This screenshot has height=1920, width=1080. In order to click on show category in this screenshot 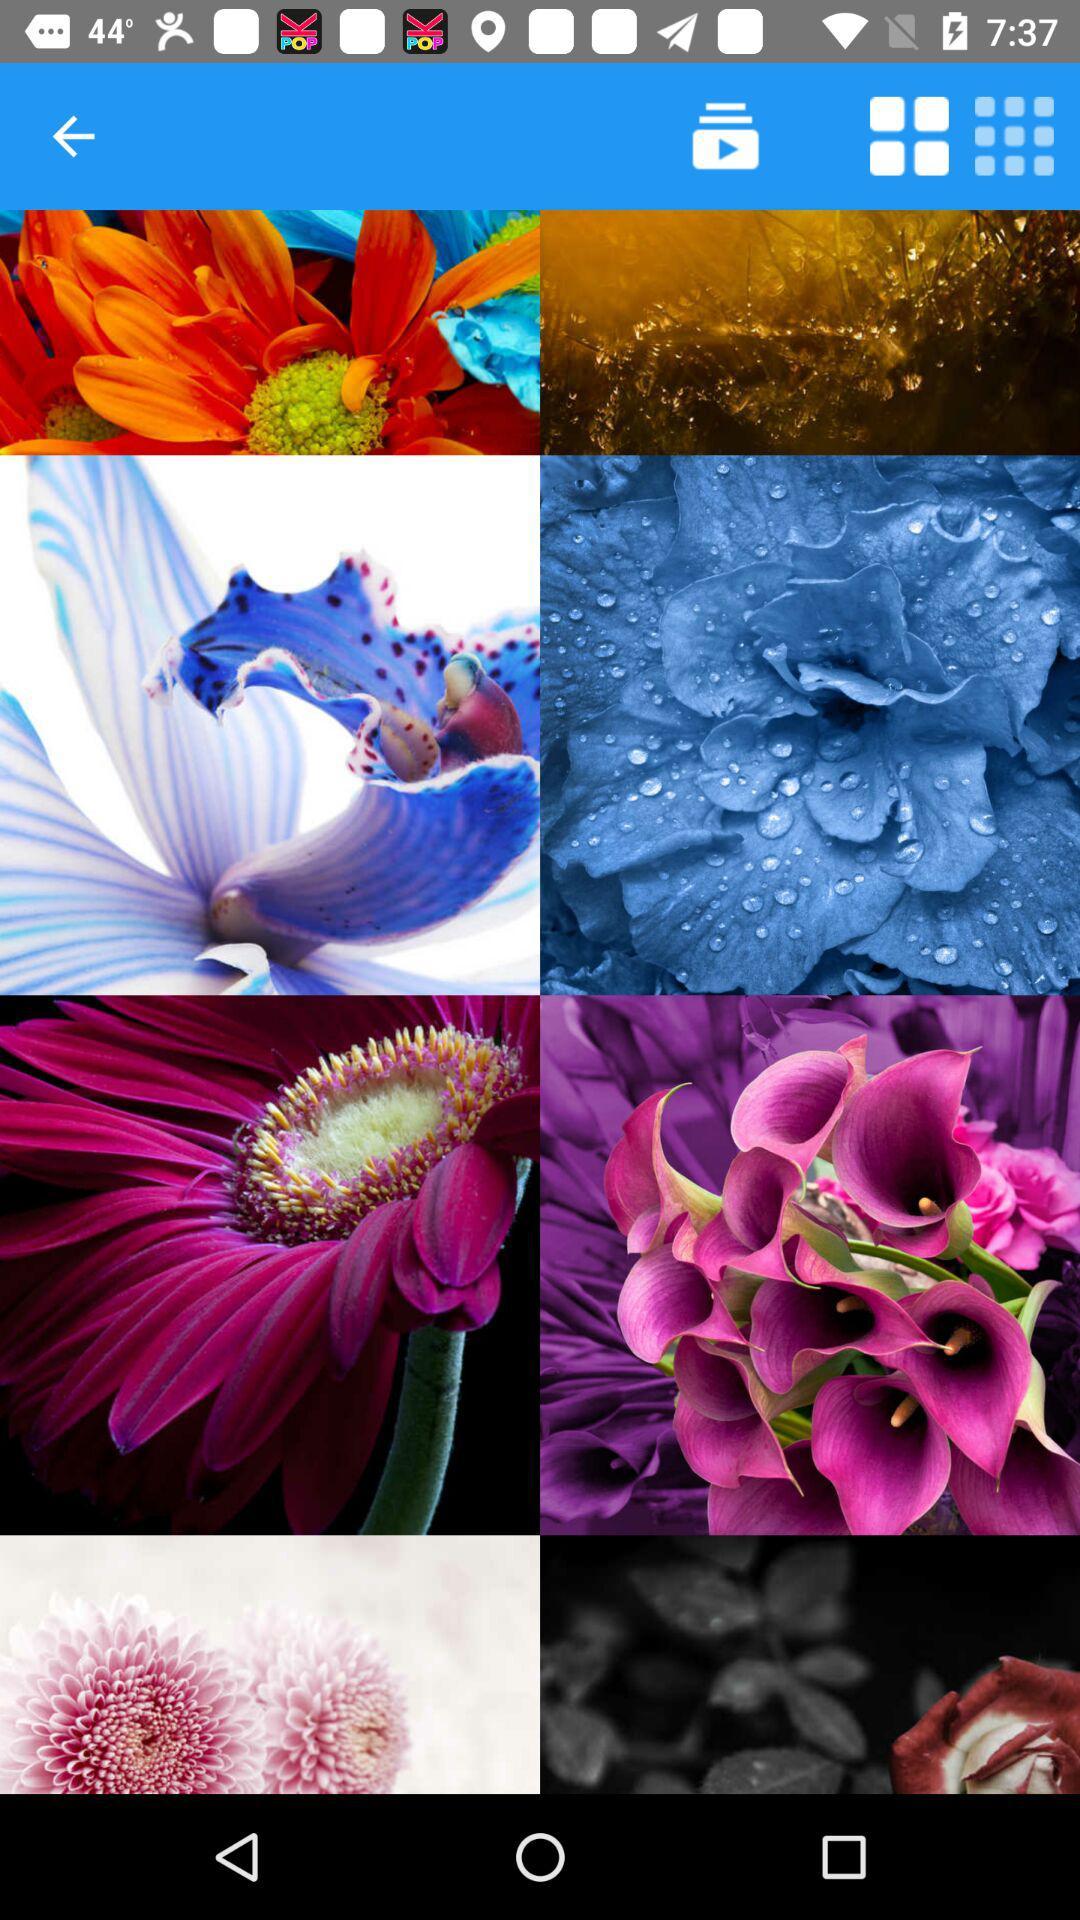, I will do `click(810, 1664)`.